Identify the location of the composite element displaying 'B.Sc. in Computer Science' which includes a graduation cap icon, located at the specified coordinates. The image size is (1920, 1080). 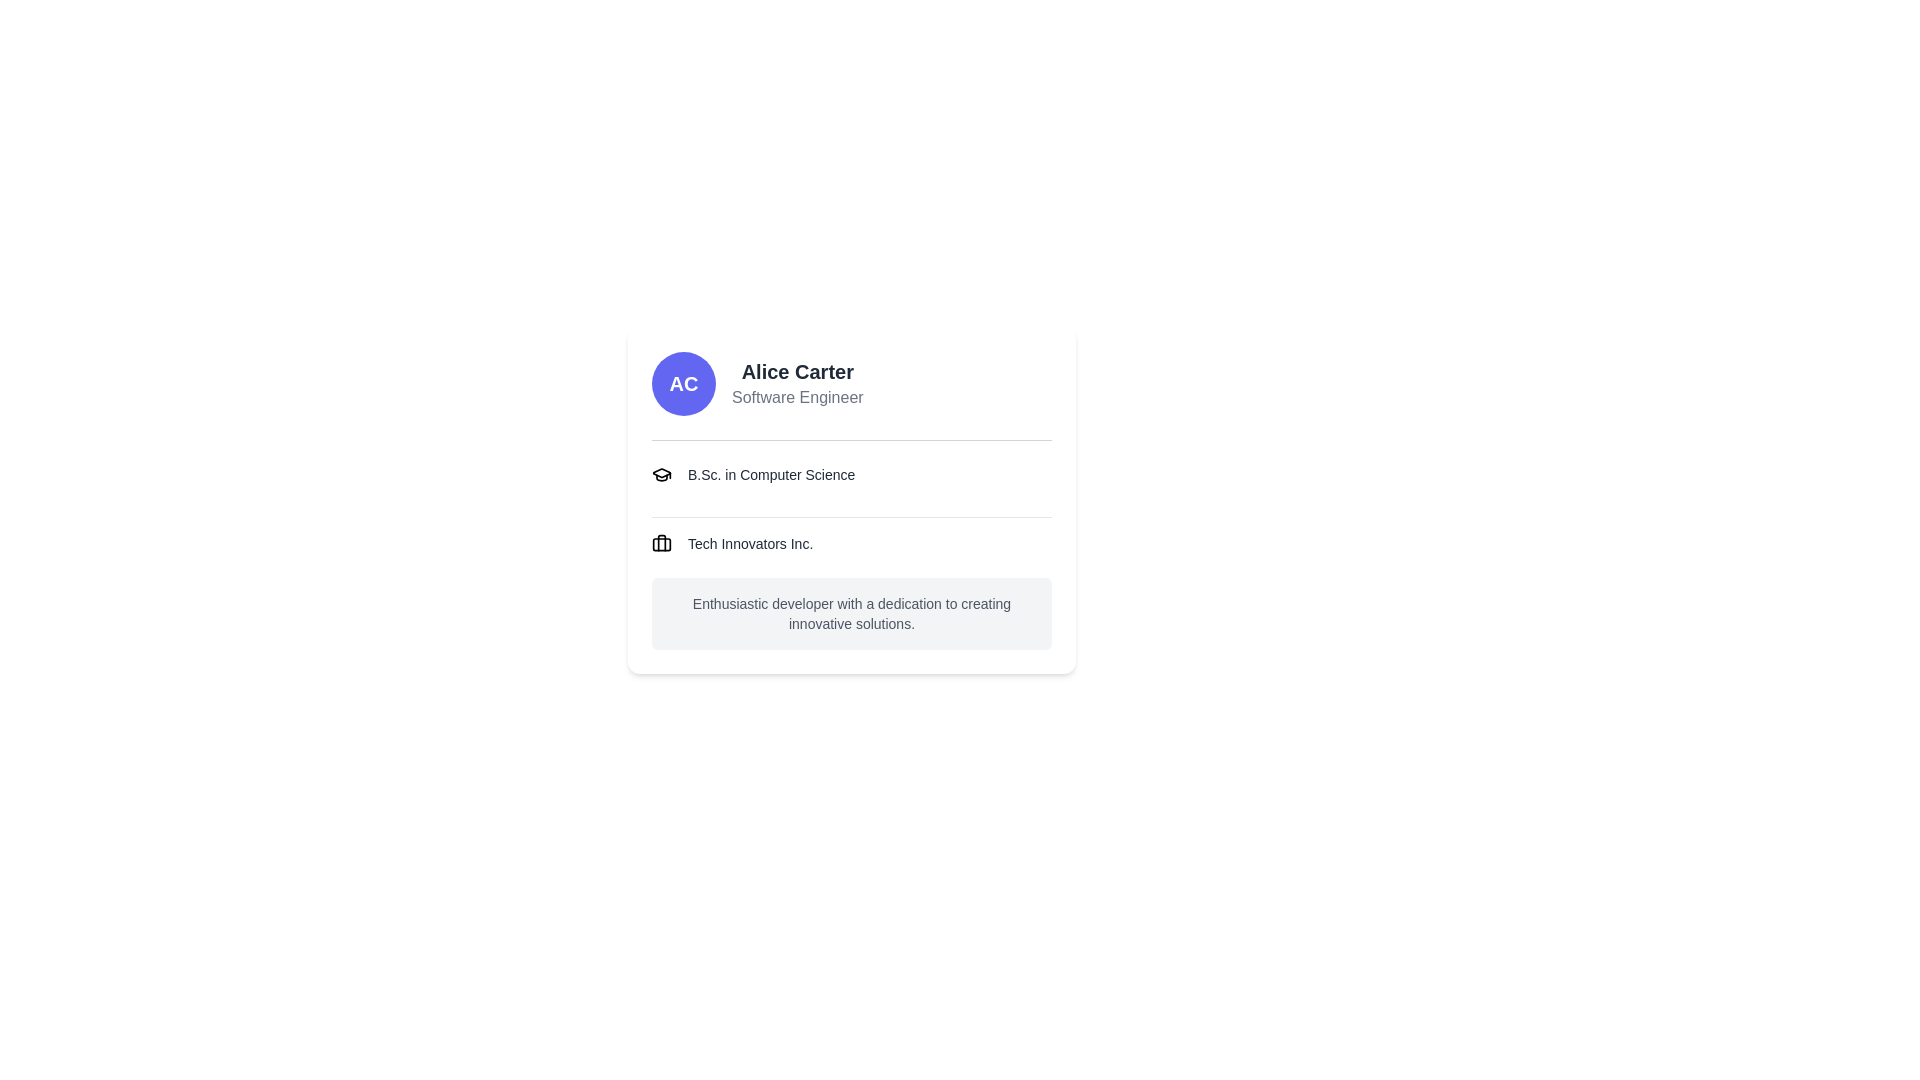
(851, 482).